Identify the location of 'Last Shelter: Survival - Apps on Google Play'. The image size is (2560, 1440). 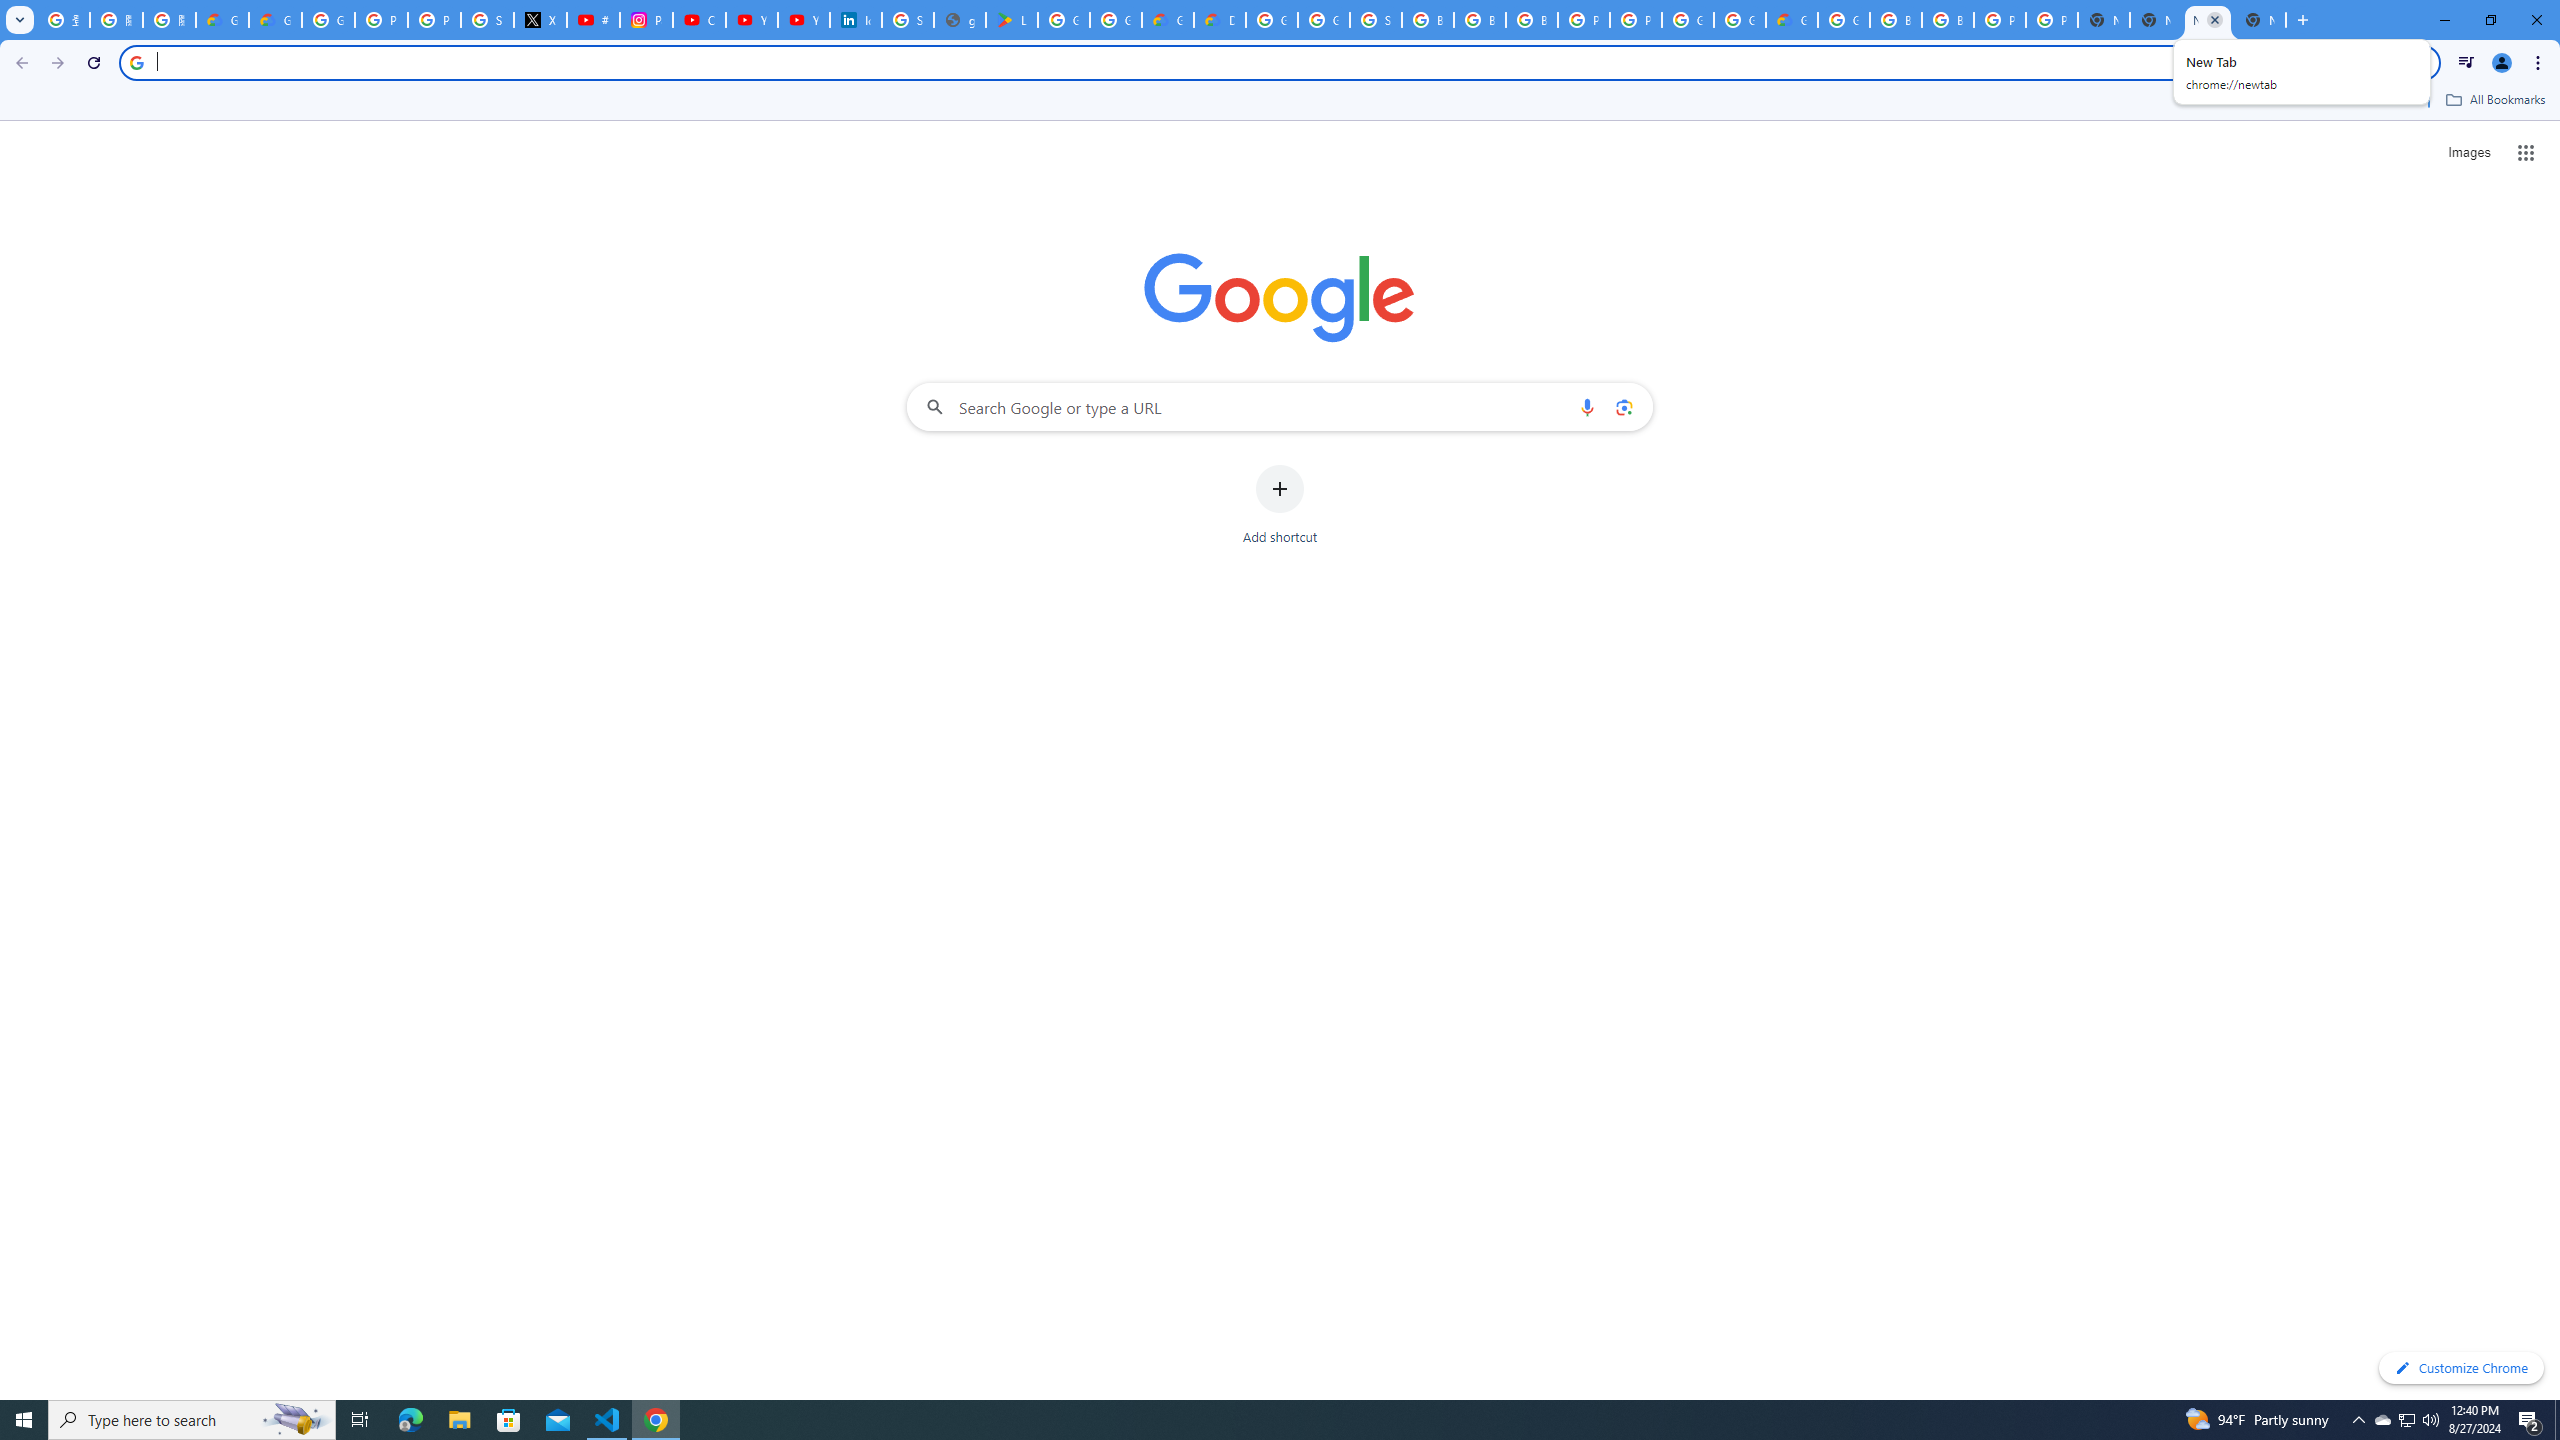
(1011, 19).